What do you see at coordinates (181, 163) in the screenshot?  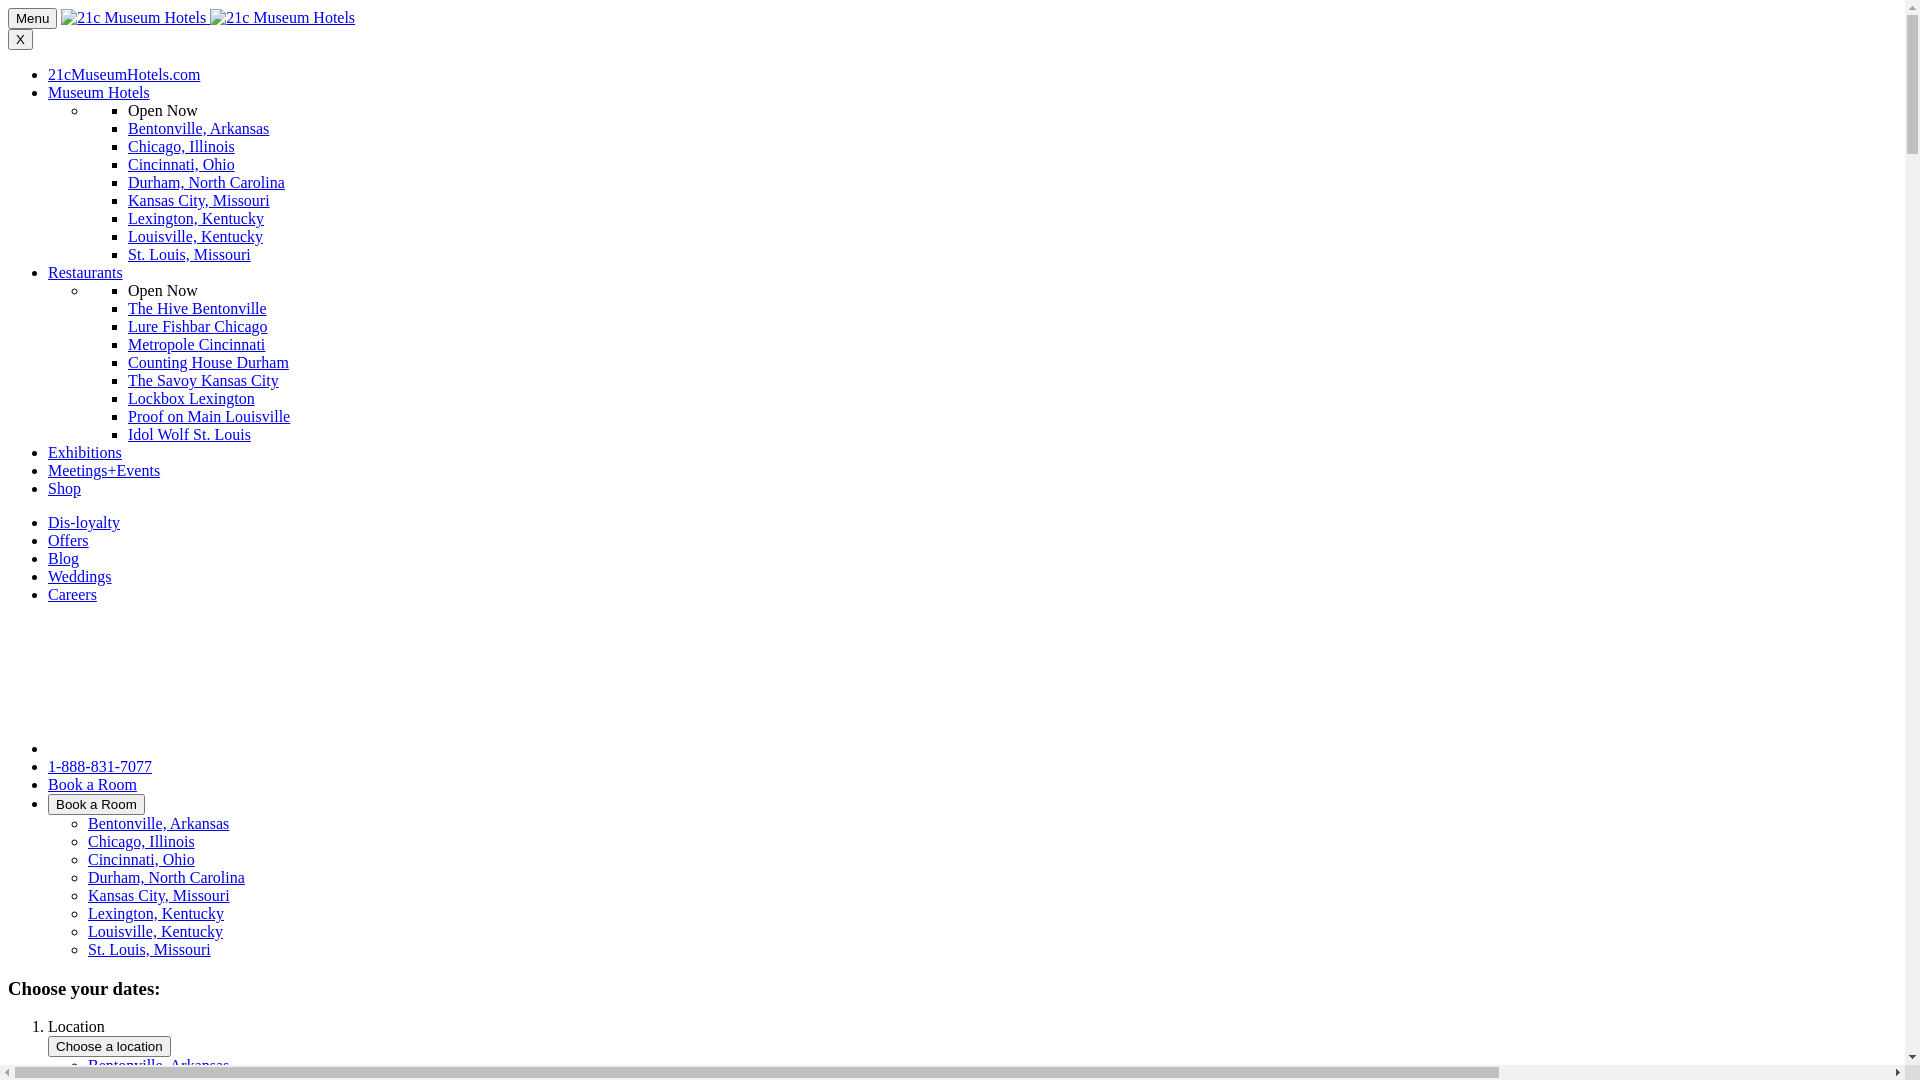 I see `'Cincinnati, Ohio'` at bounding box center [181, 163].